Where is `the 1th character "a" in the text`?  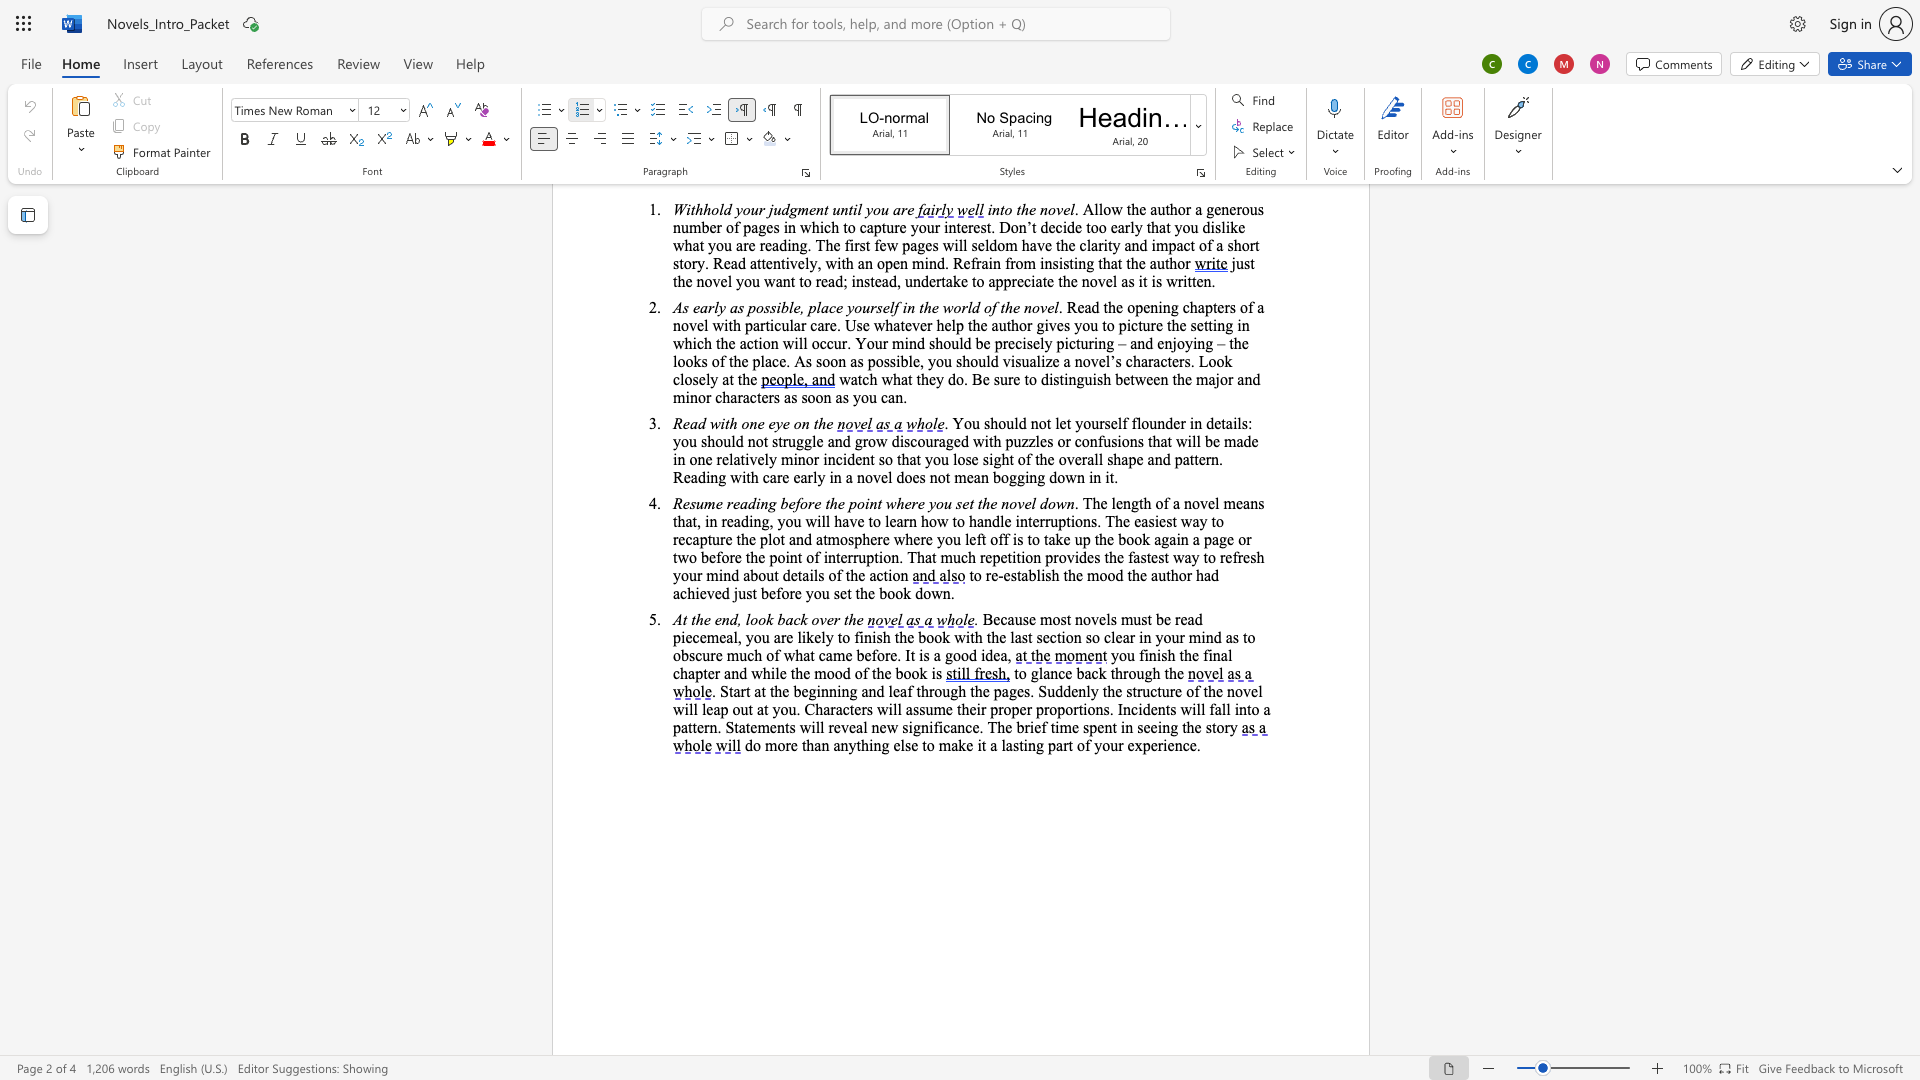 the 1th character "a" in the text is located at coordinates (1024, 575).